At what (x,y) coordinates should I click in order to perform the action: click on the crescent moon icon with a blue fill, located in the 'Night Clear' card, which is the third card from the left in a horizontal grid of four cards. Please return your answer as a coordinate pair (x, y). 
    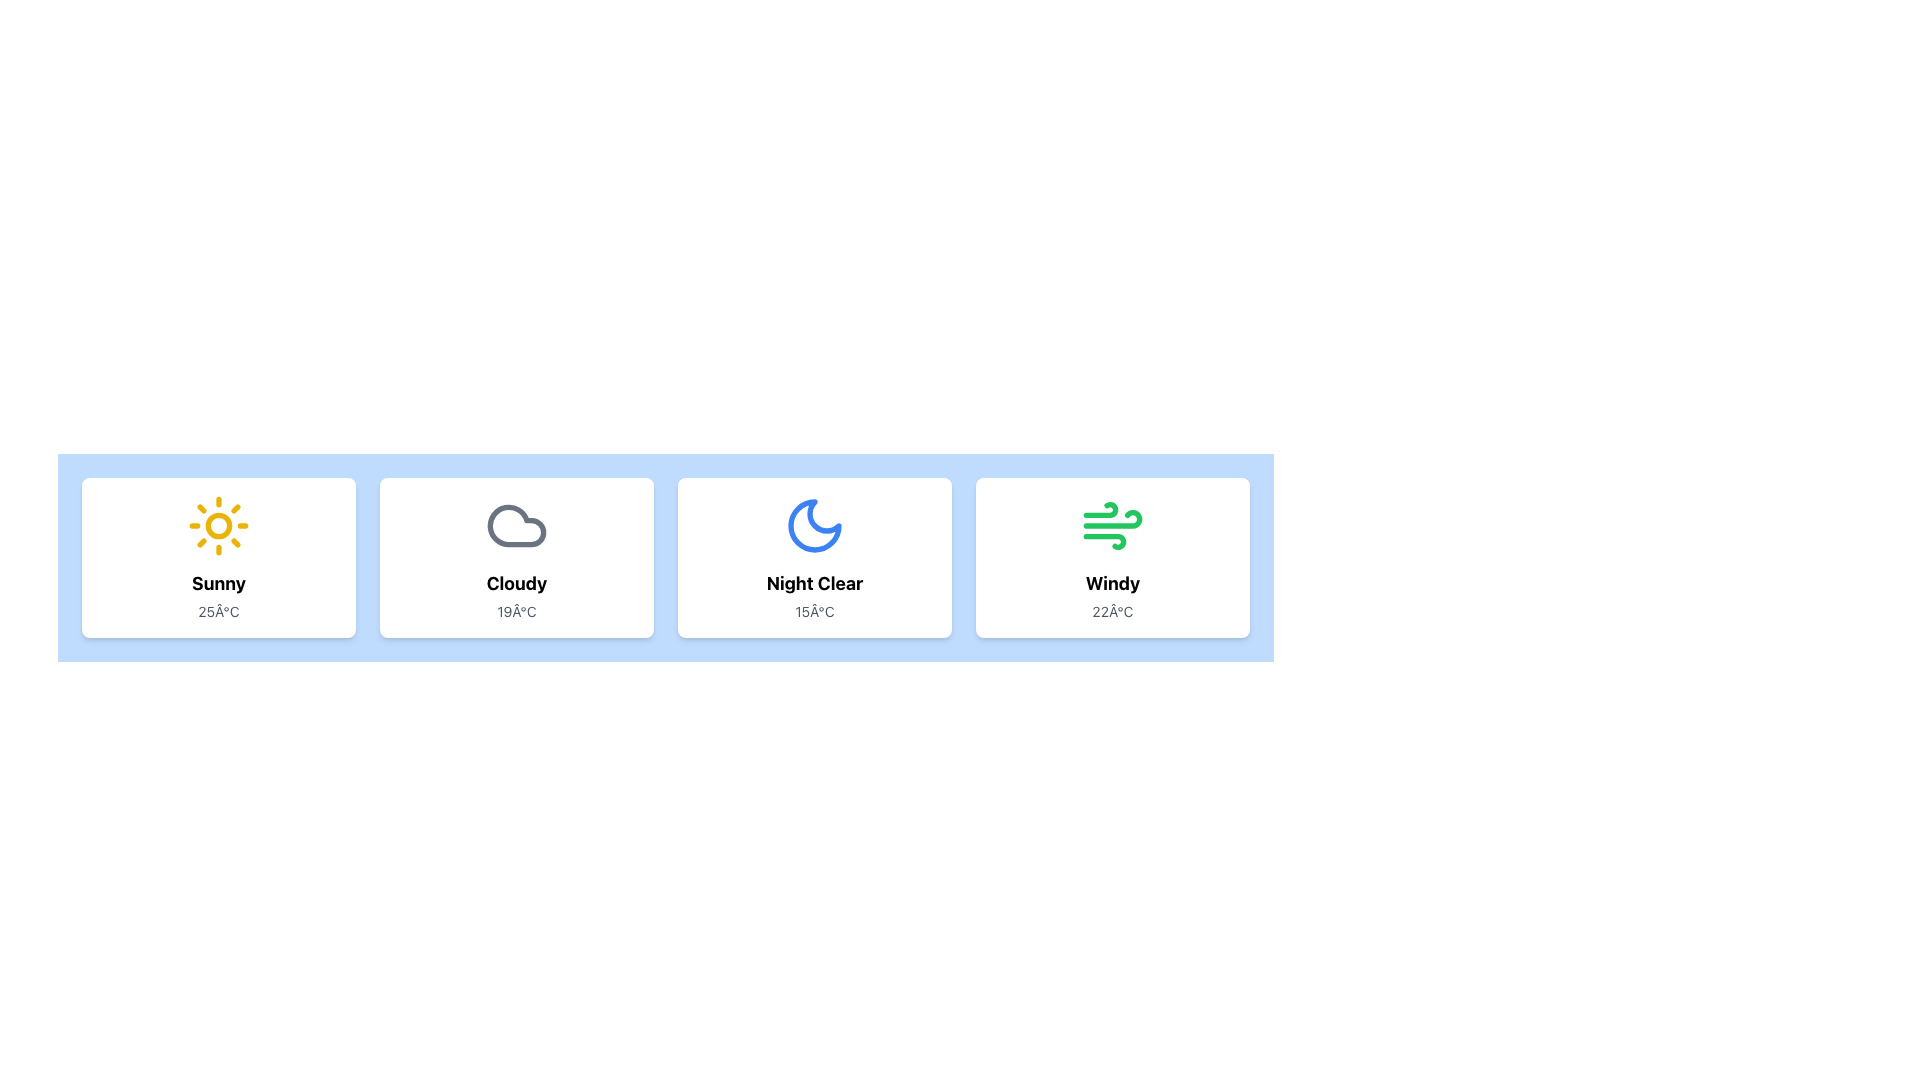
    Looking at the image, I should click on (815, 524).